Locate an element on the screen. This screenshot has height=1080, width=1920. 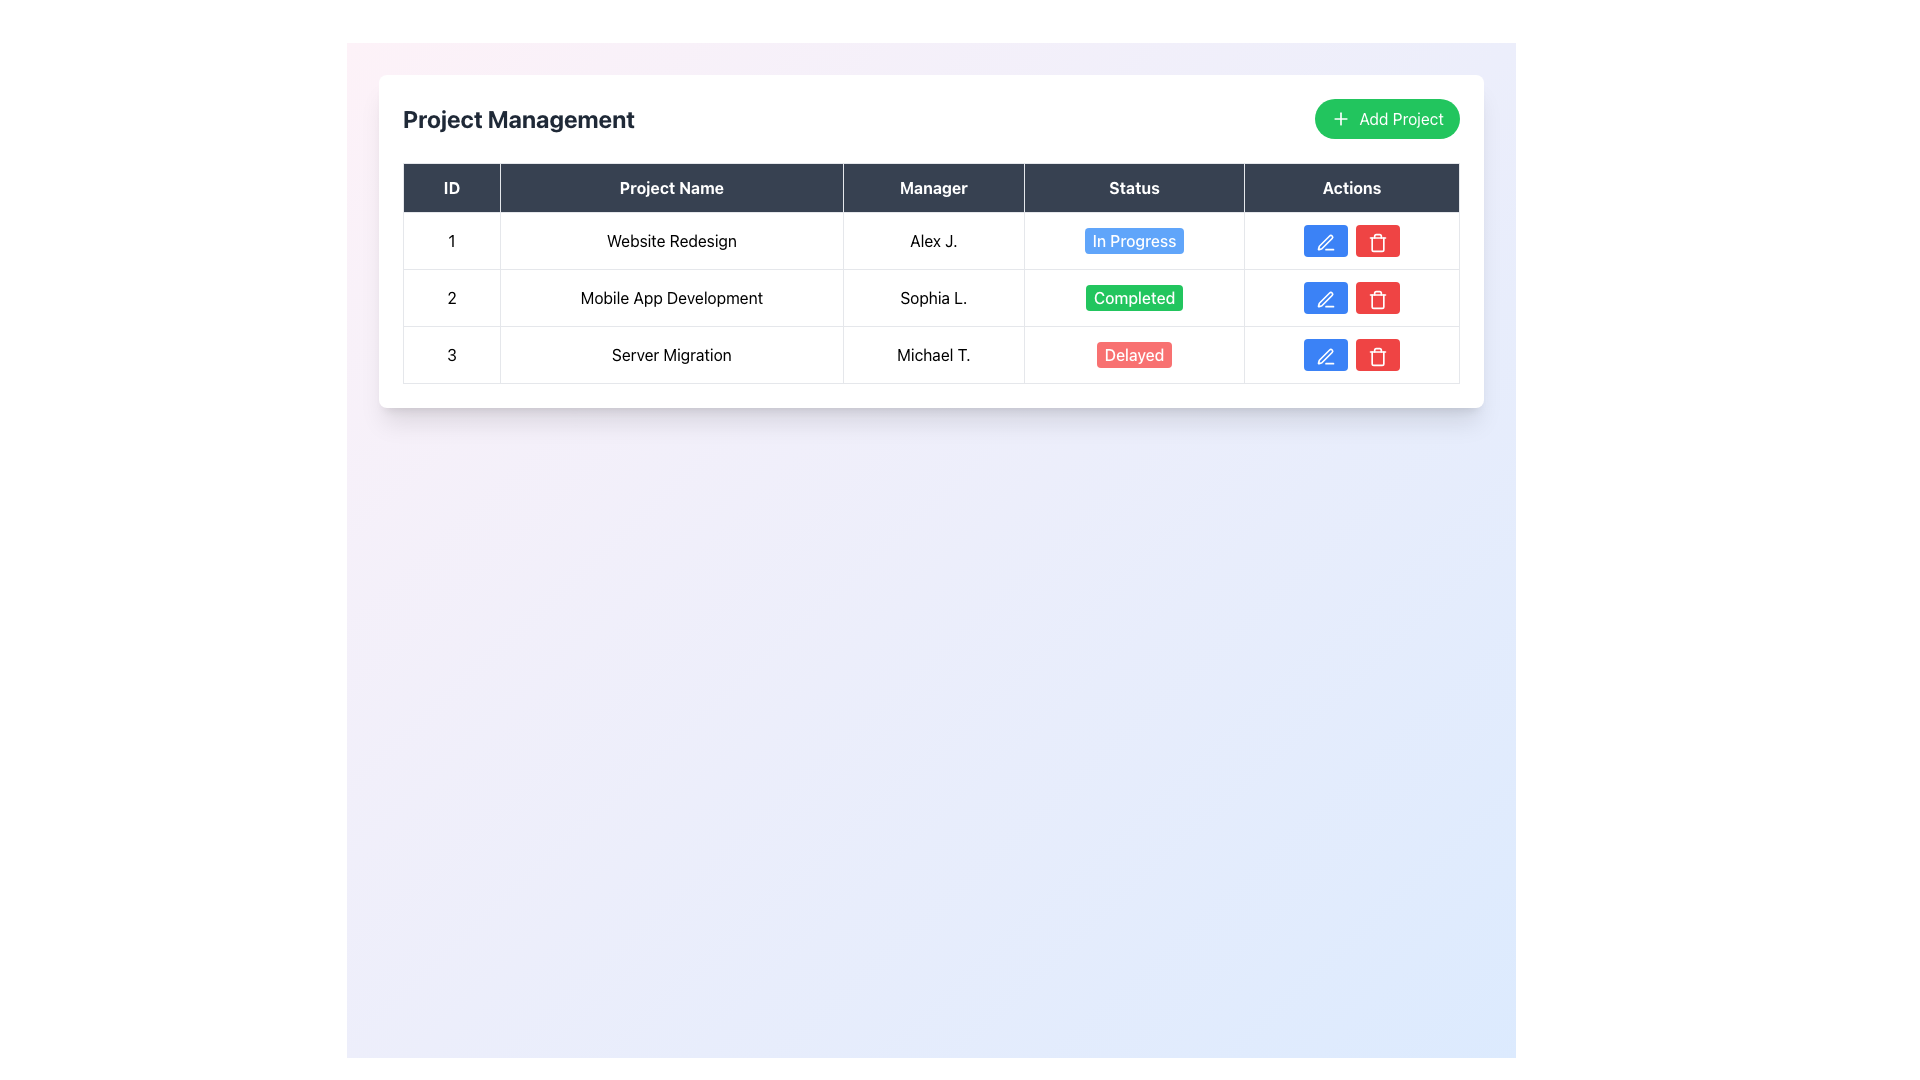
the blue rounded button with a pencil icon located in the 'Actions' column of the first row, adjacent to the 'In Progress' status indicator is located at coordinates (1326, 239).